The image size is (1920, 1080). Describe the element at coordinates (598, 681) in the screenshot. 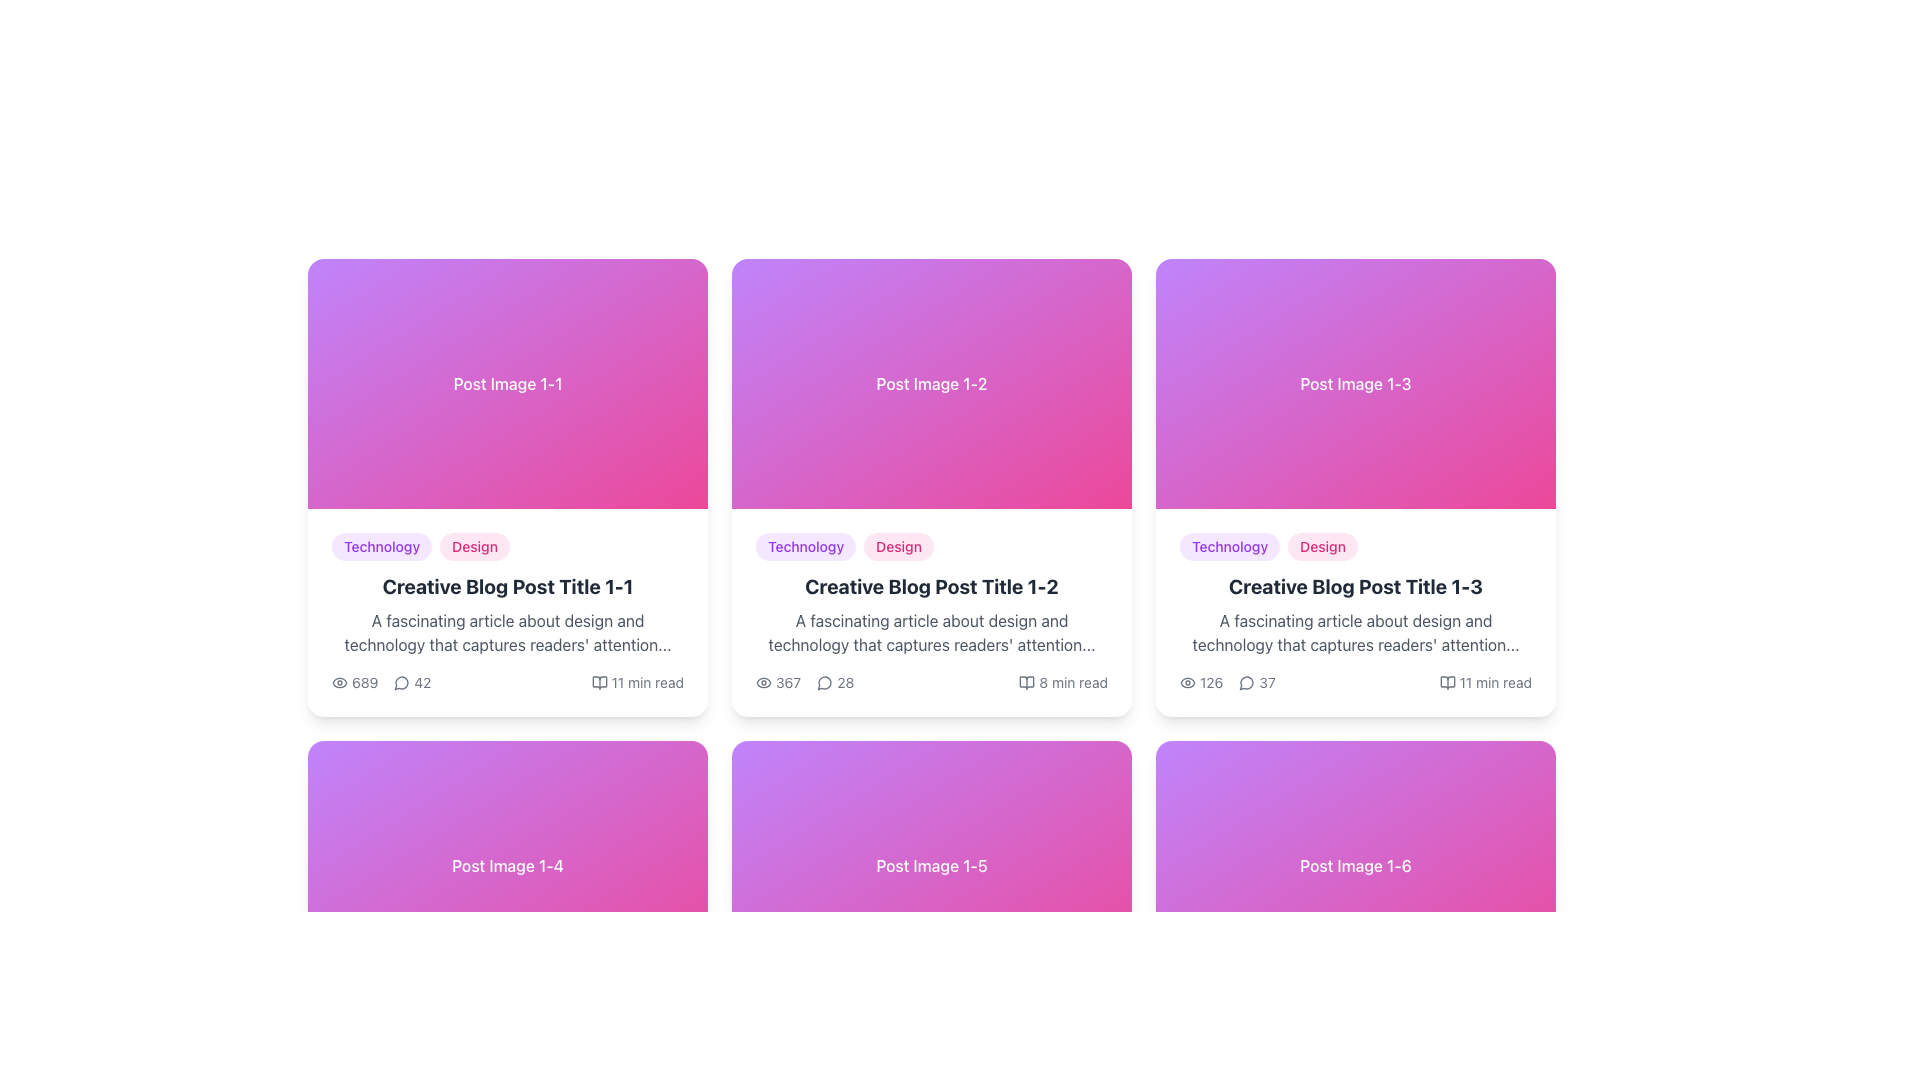

I see `the reading material icon located at the bottom-right corner of the 'Creative Blog Post Title 1-1' card, adjacent to the '11 min read' text` at that location.